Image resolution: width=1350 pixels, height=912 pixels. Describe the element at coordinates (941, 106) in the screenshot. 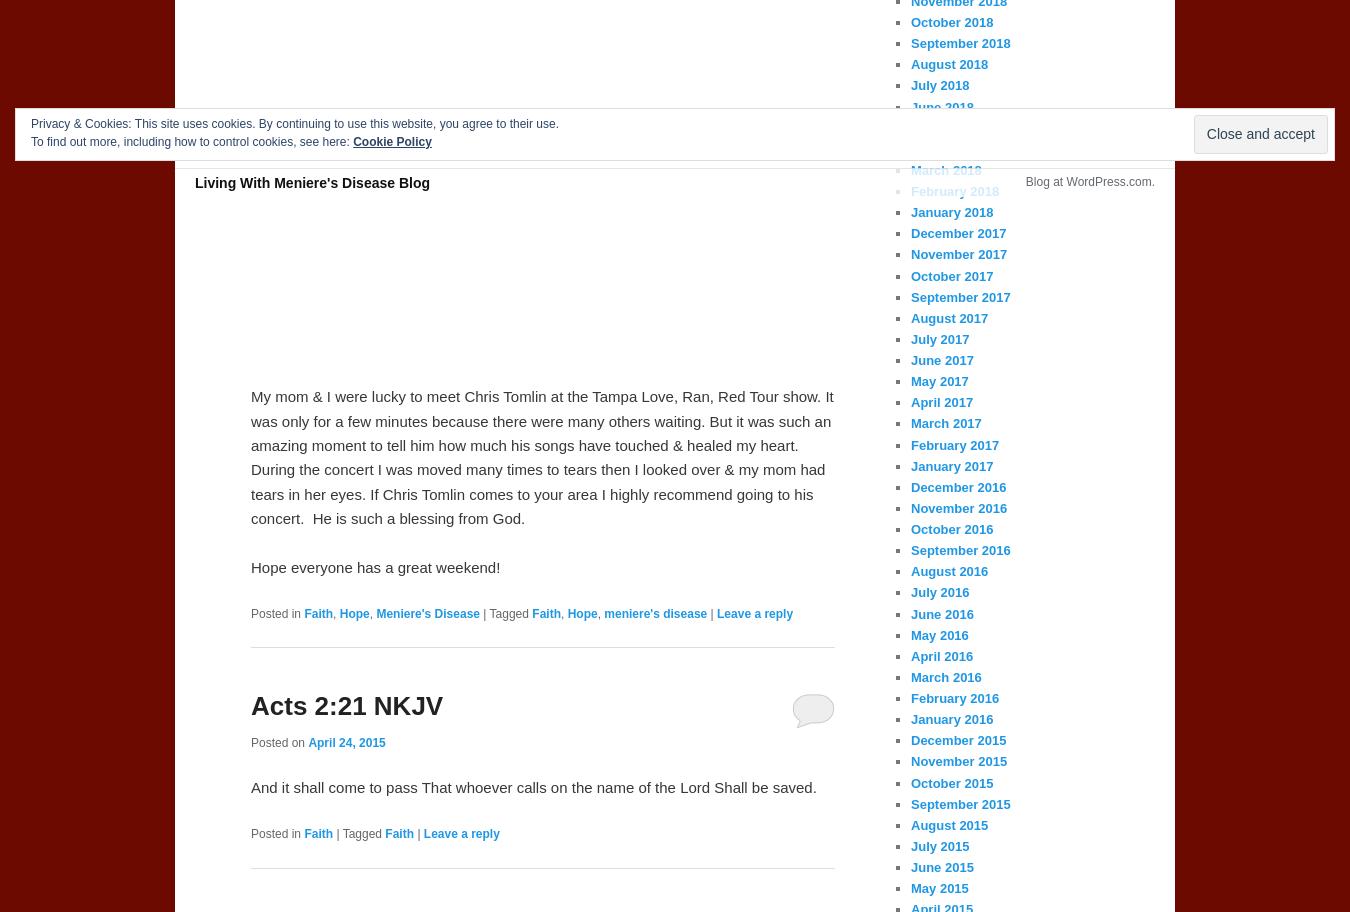

I see `'June 2018'` at that location.